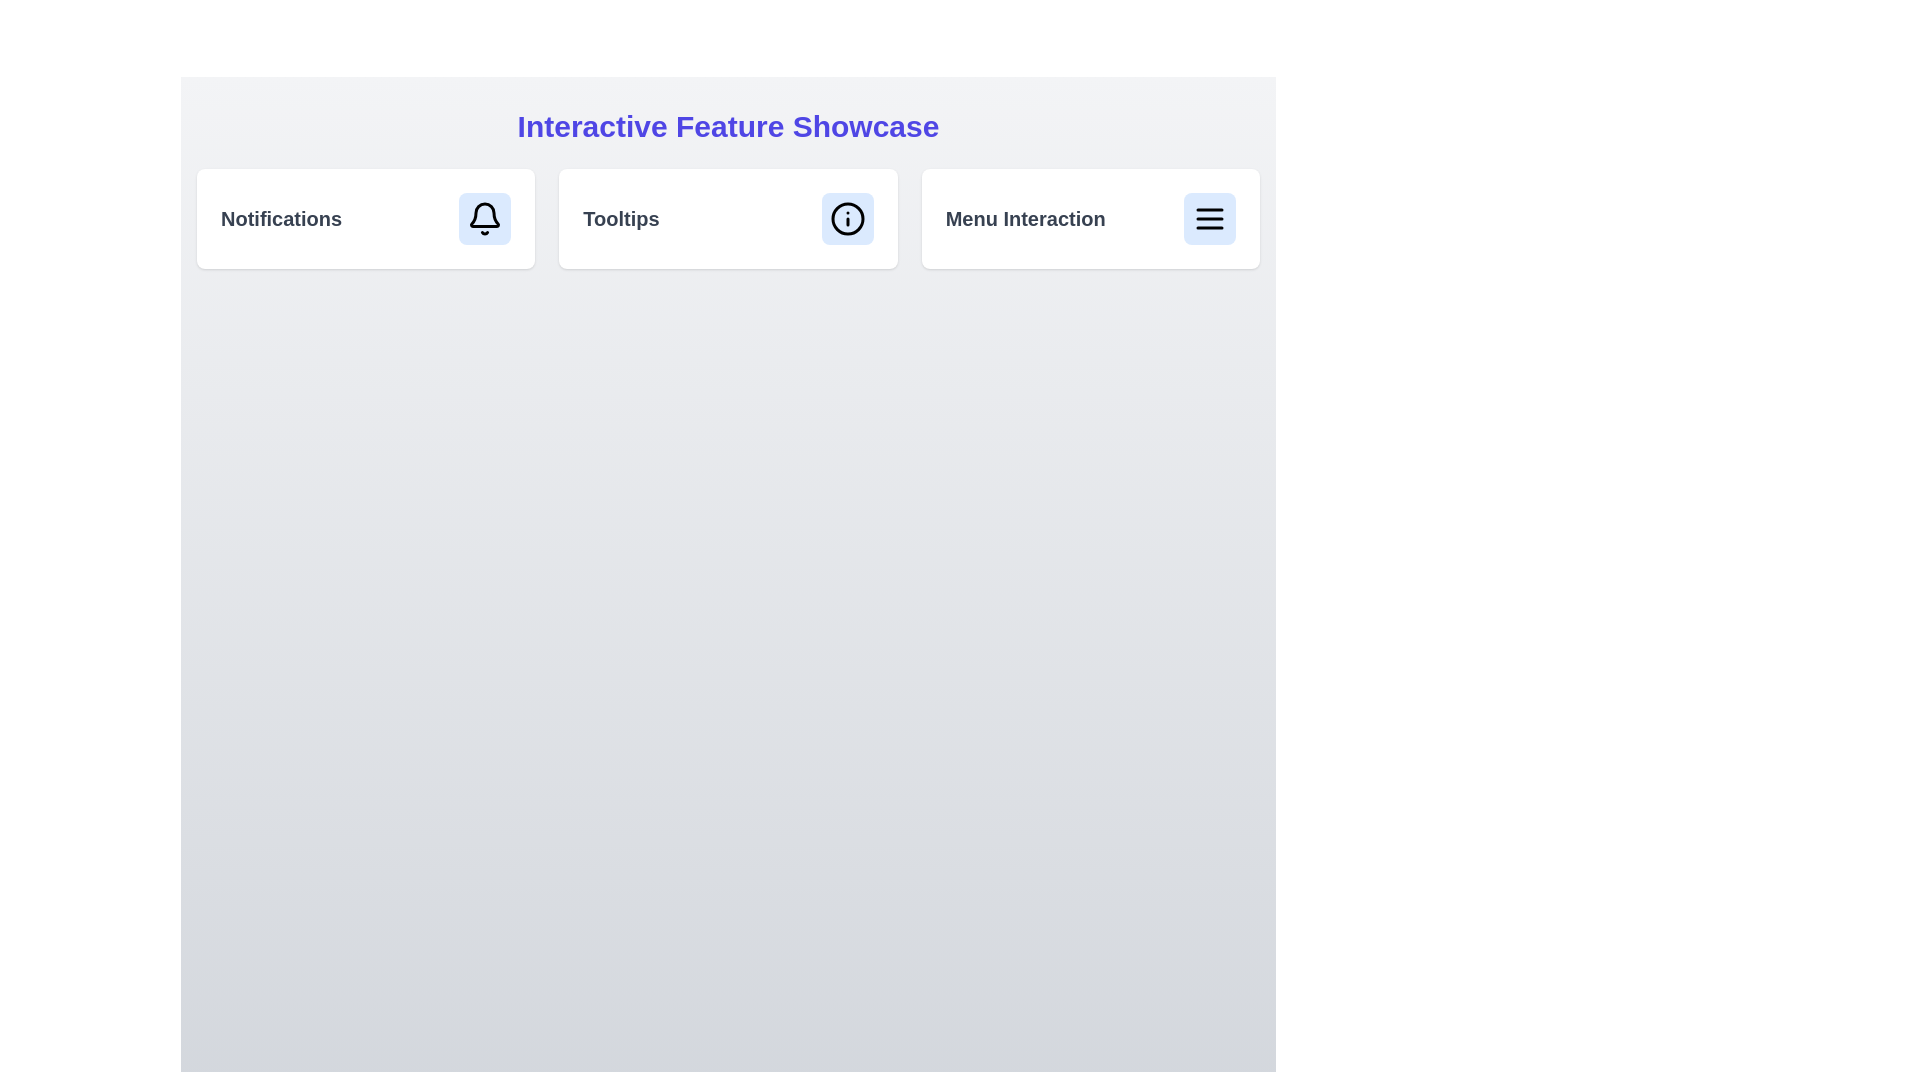  Describe the element at coordinates (727, 127) in the screenshot. I see `the text heading displaying 'Interactive Feature Showcase', which is styled in bold indigo color and is positioned at the top of the content area` at that location.